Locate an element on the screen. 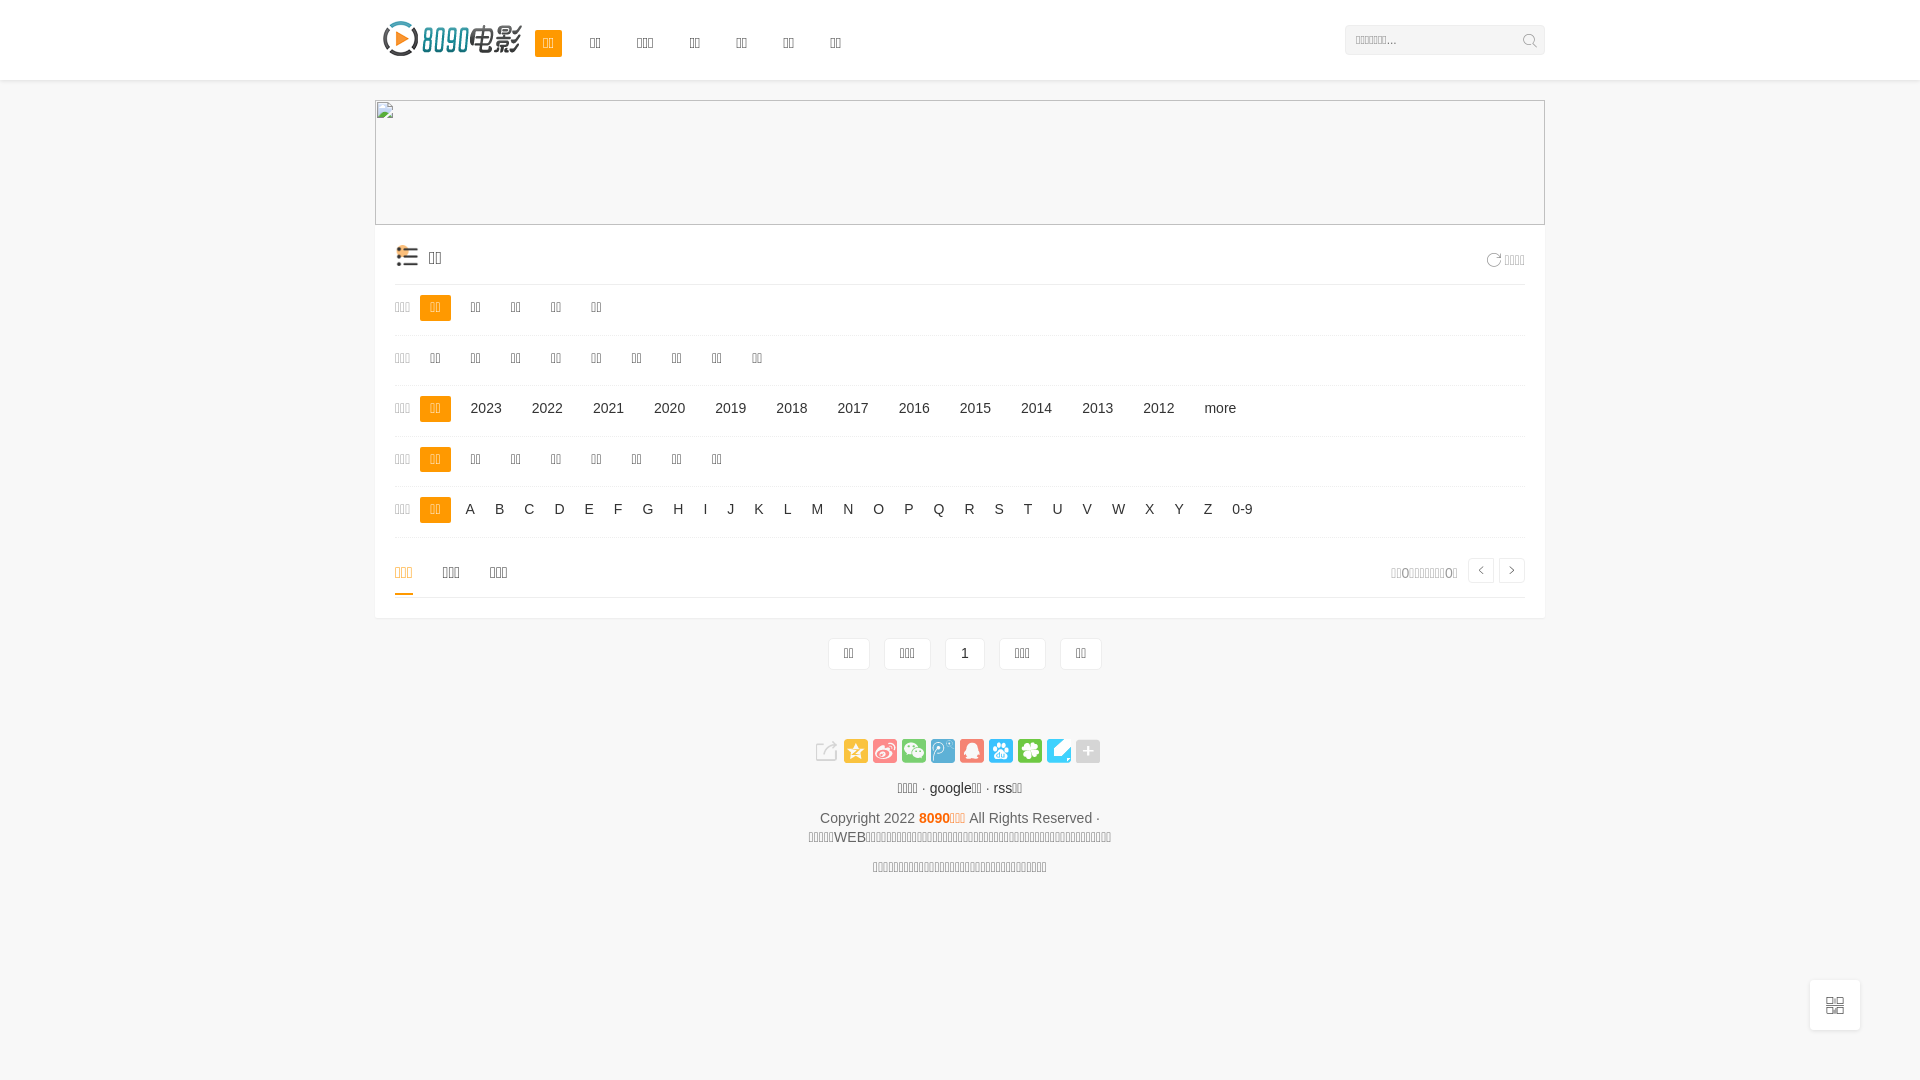 The image size is (1920, 1080). 'W' is located at coordinates (1117, 508).